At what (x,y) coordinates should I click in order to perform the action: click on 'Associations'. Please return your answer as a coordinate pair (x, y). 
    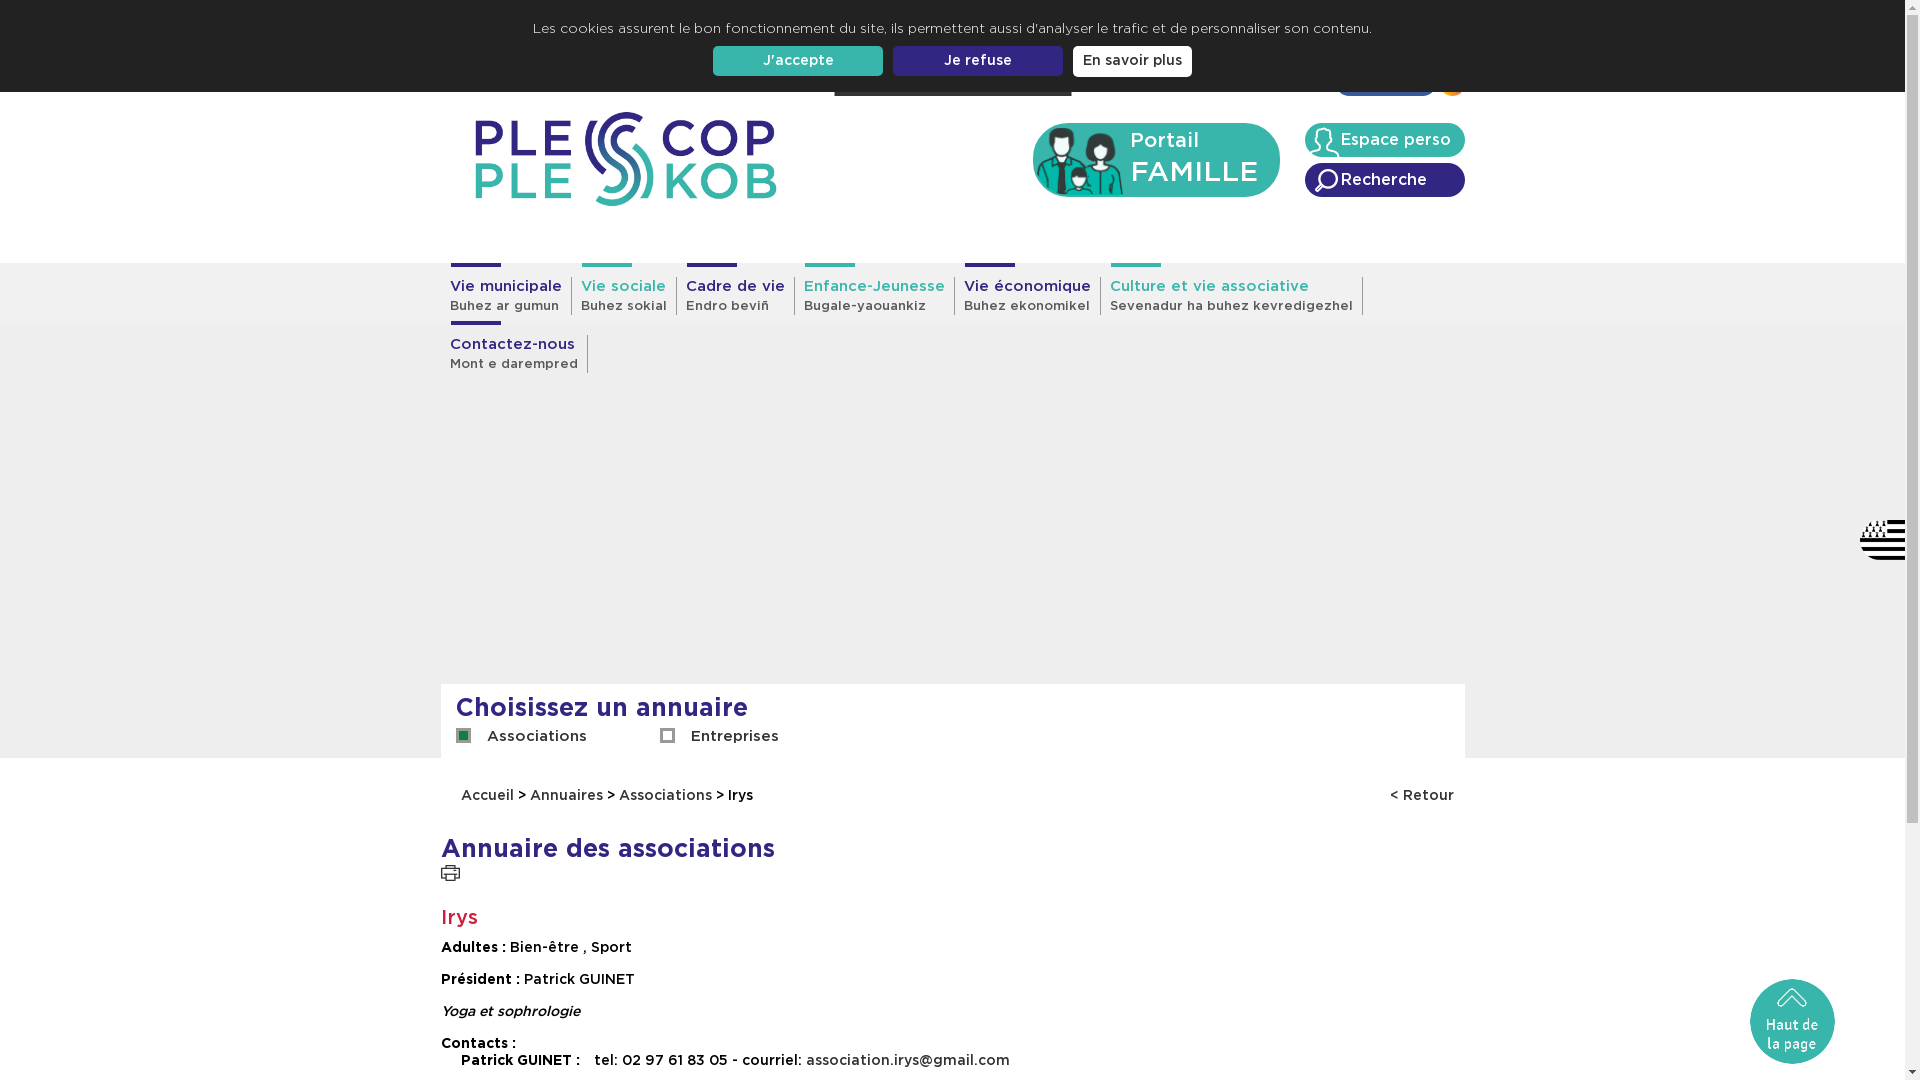
    Looking at the image, I should click on (536, 736).